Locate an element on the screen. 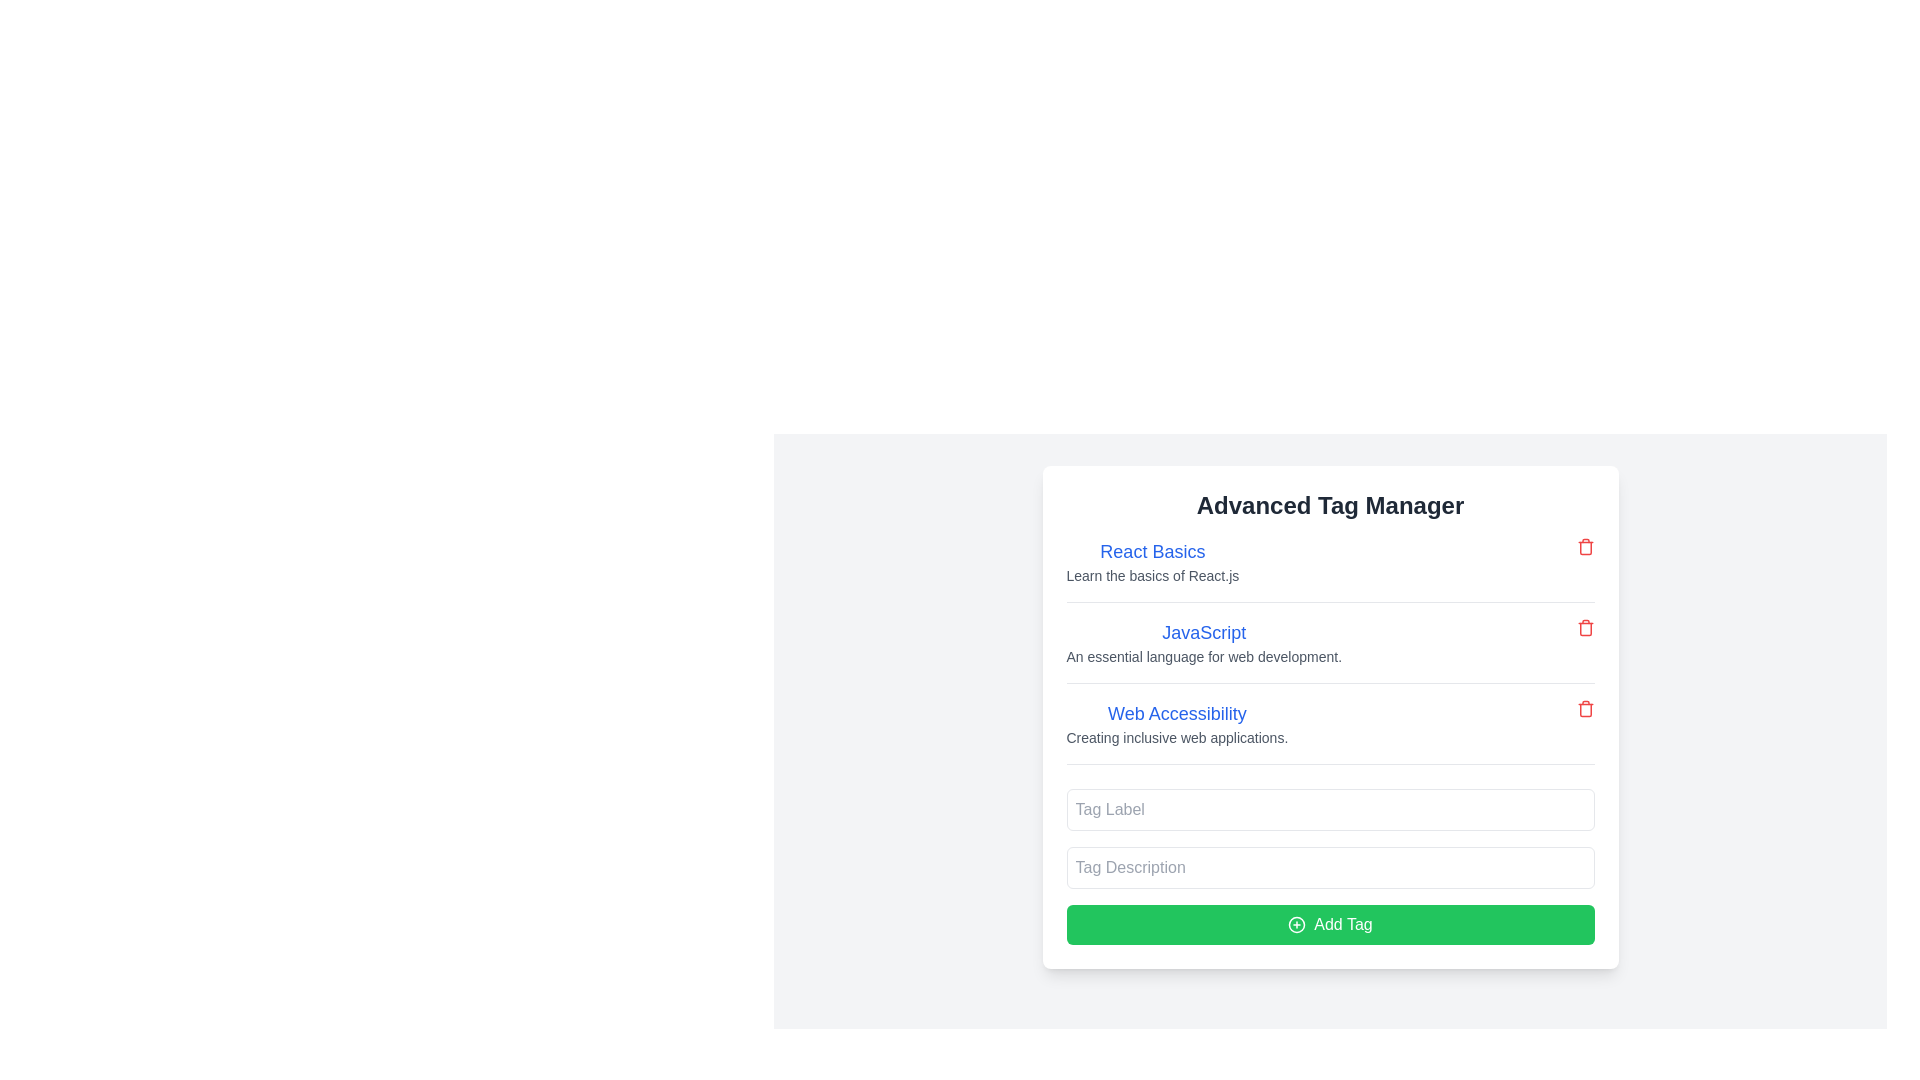  the delete icon button located at the far-right end of the row containing the entry titled 'Web Accessibility' is located at coordinates (1584, 708).